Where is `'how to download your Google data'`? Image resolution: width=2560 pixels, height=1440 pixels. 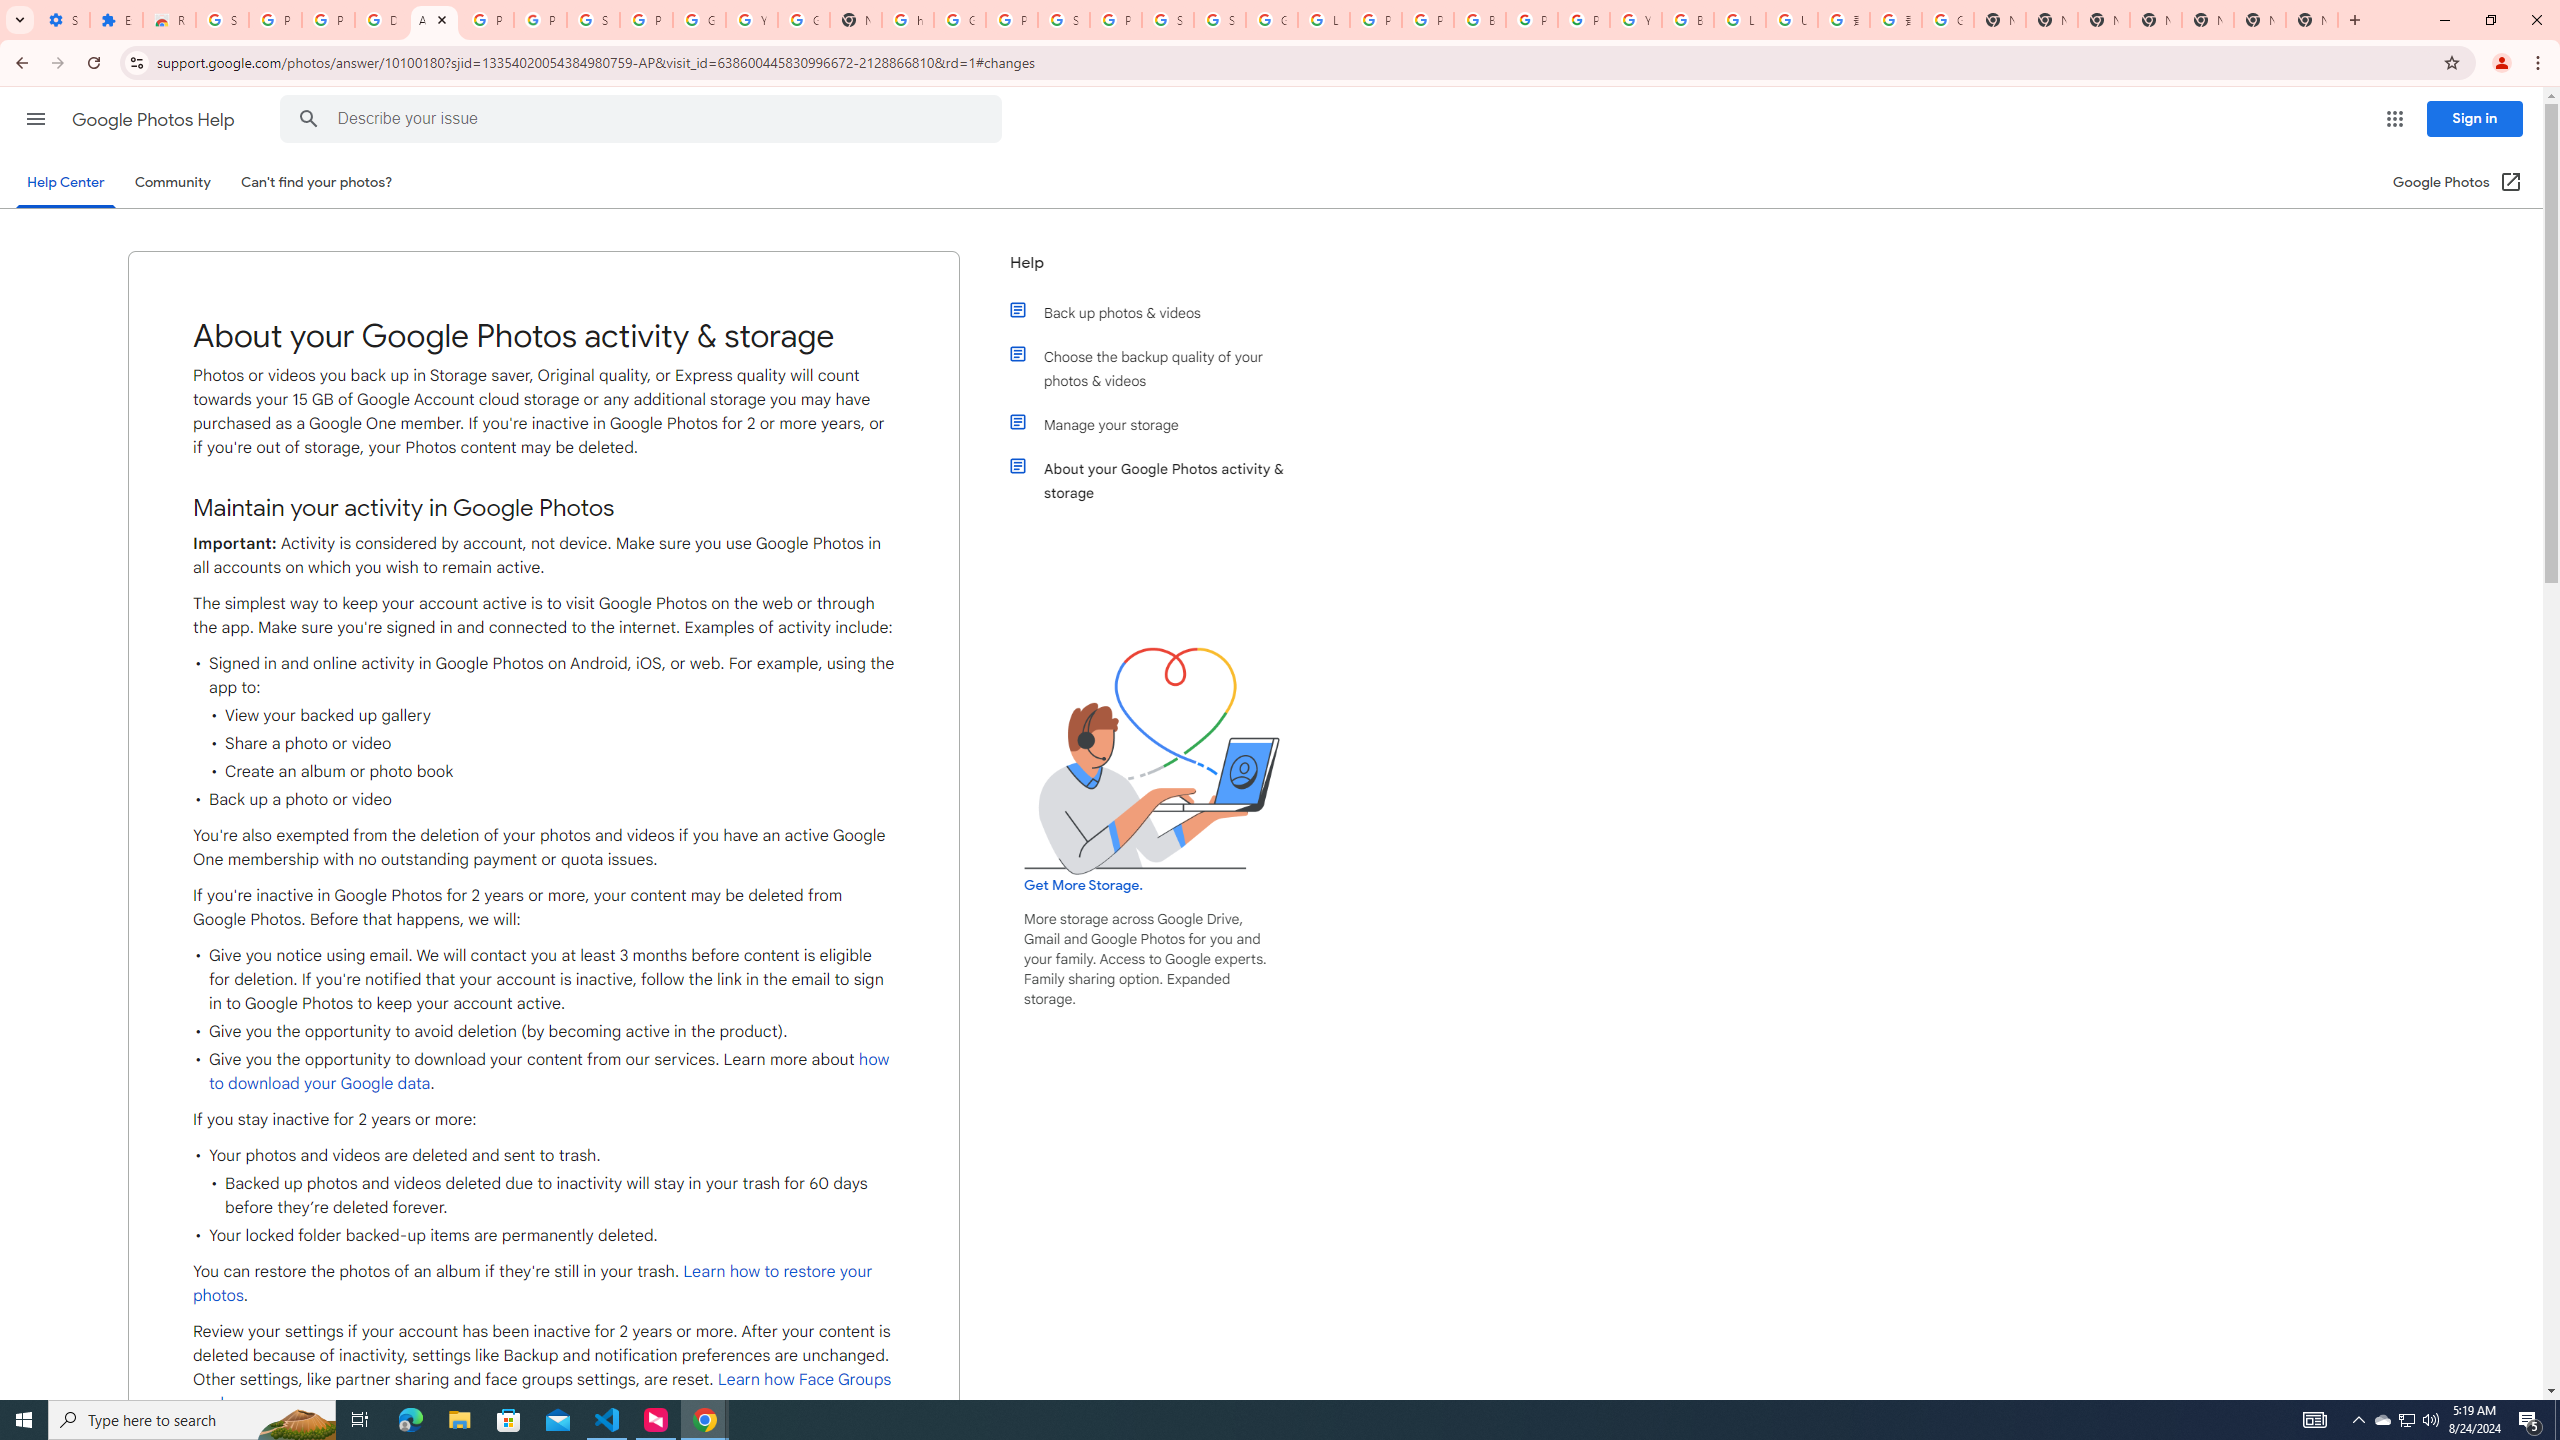
'how to download your Google data' is located at coordinates (550, 1072).